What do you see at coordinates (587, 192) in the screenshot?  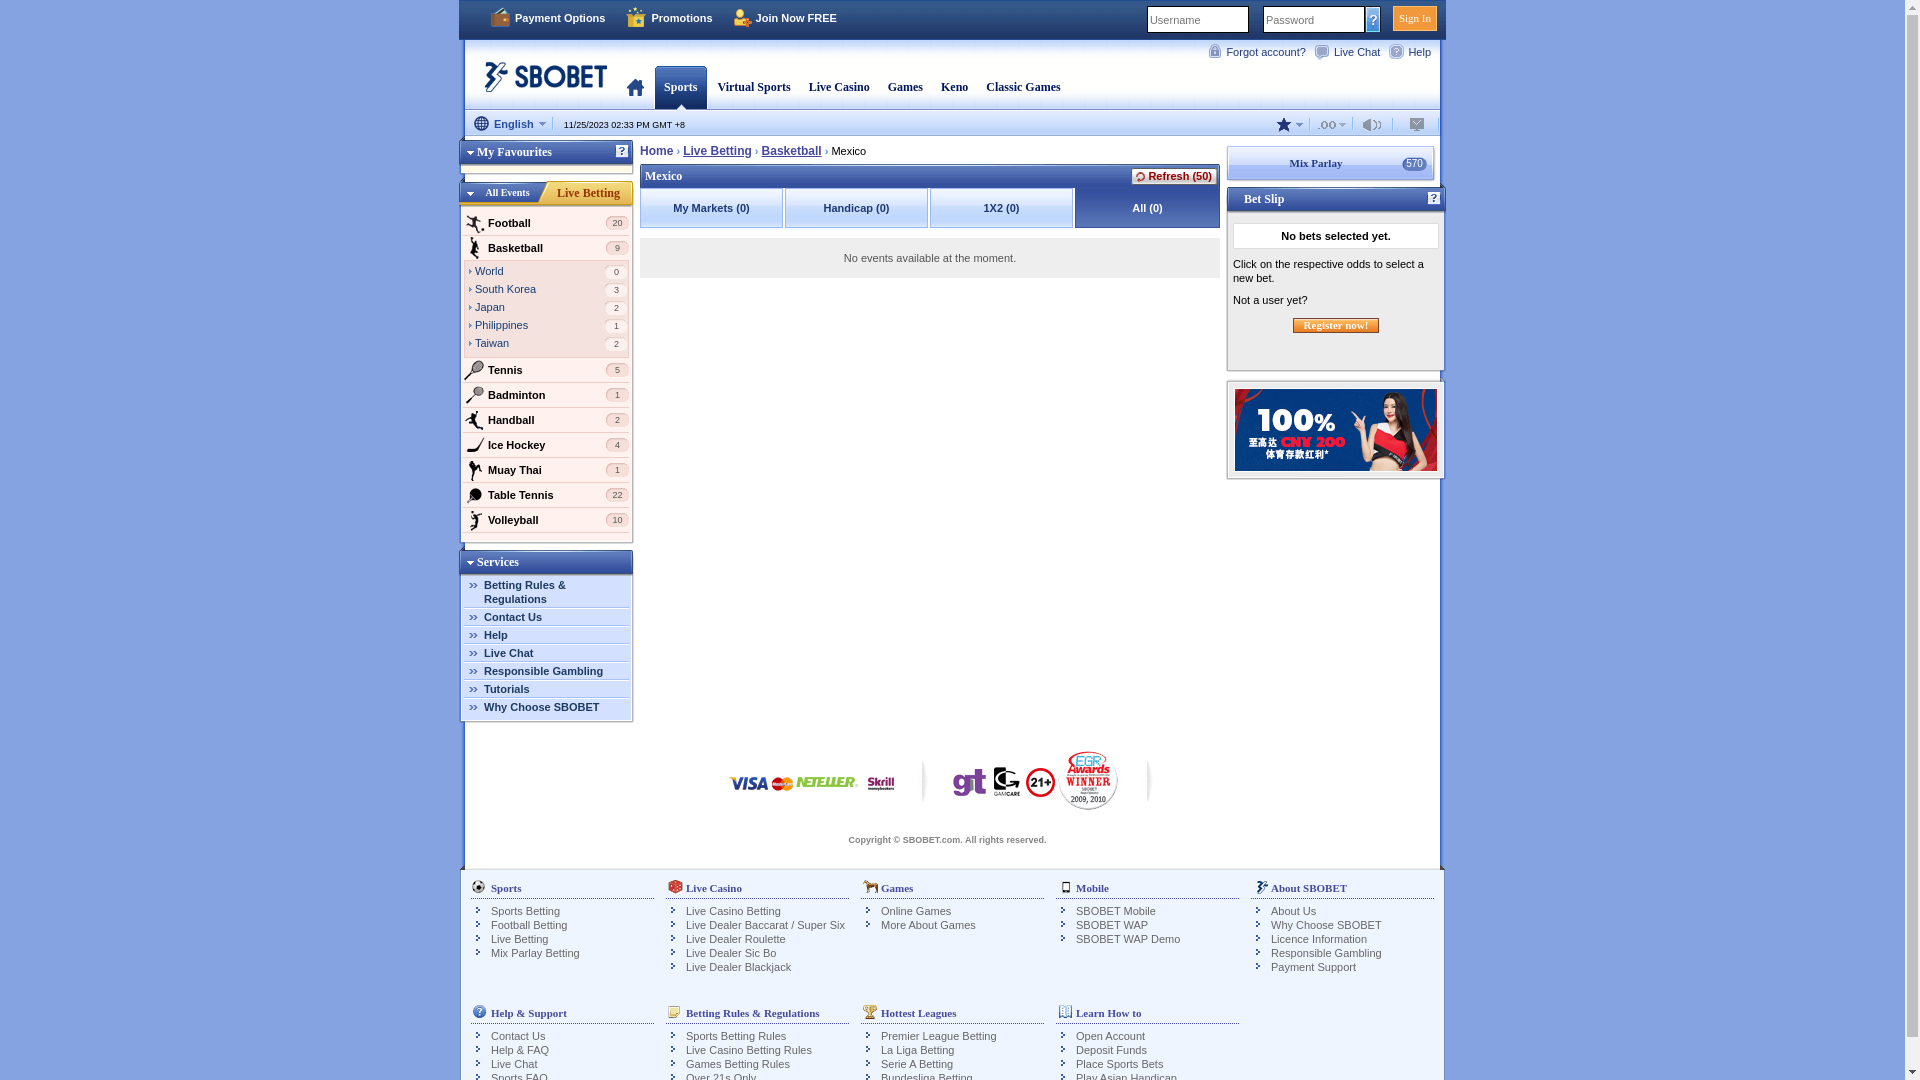 I see `'Live Betting'` at bounding box center [587, 192].